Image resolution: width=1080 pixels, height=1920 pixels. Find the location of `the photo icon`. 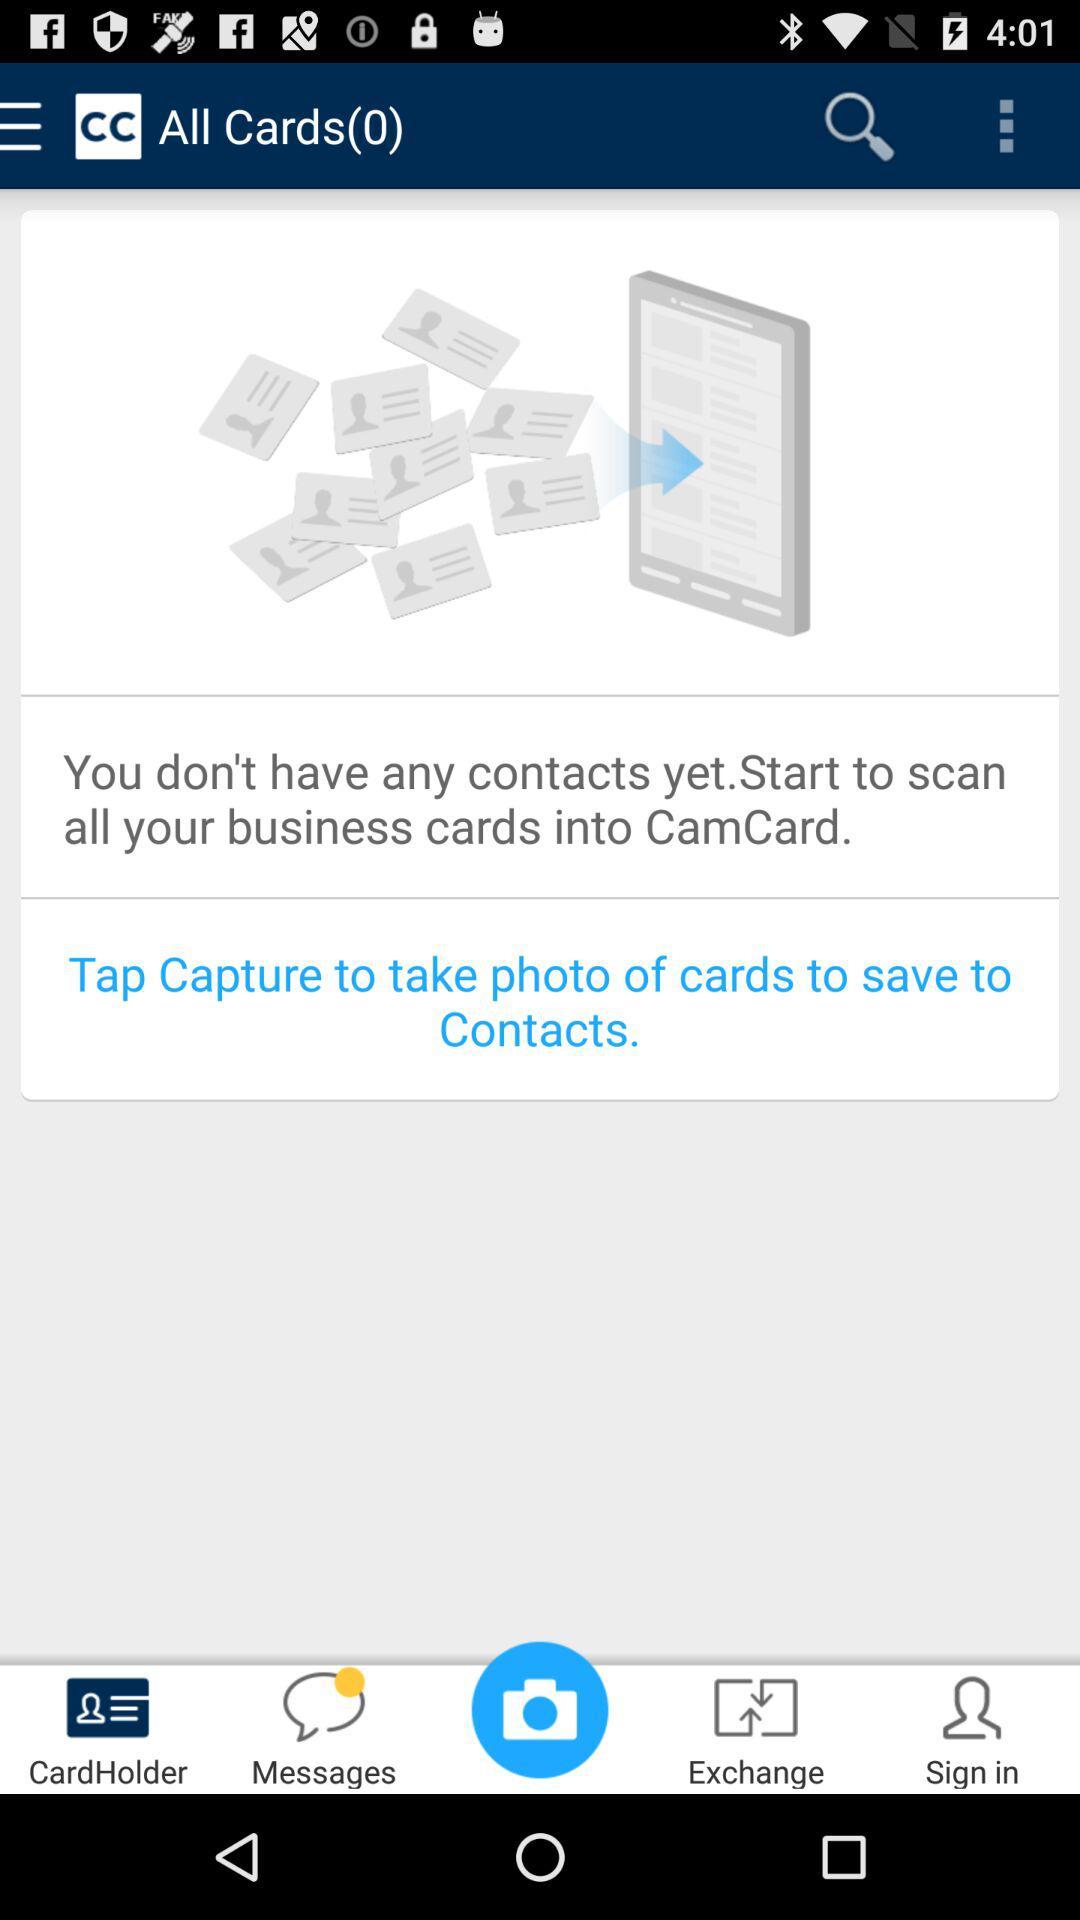

the photo icon is located at coordinates (540, 1830).